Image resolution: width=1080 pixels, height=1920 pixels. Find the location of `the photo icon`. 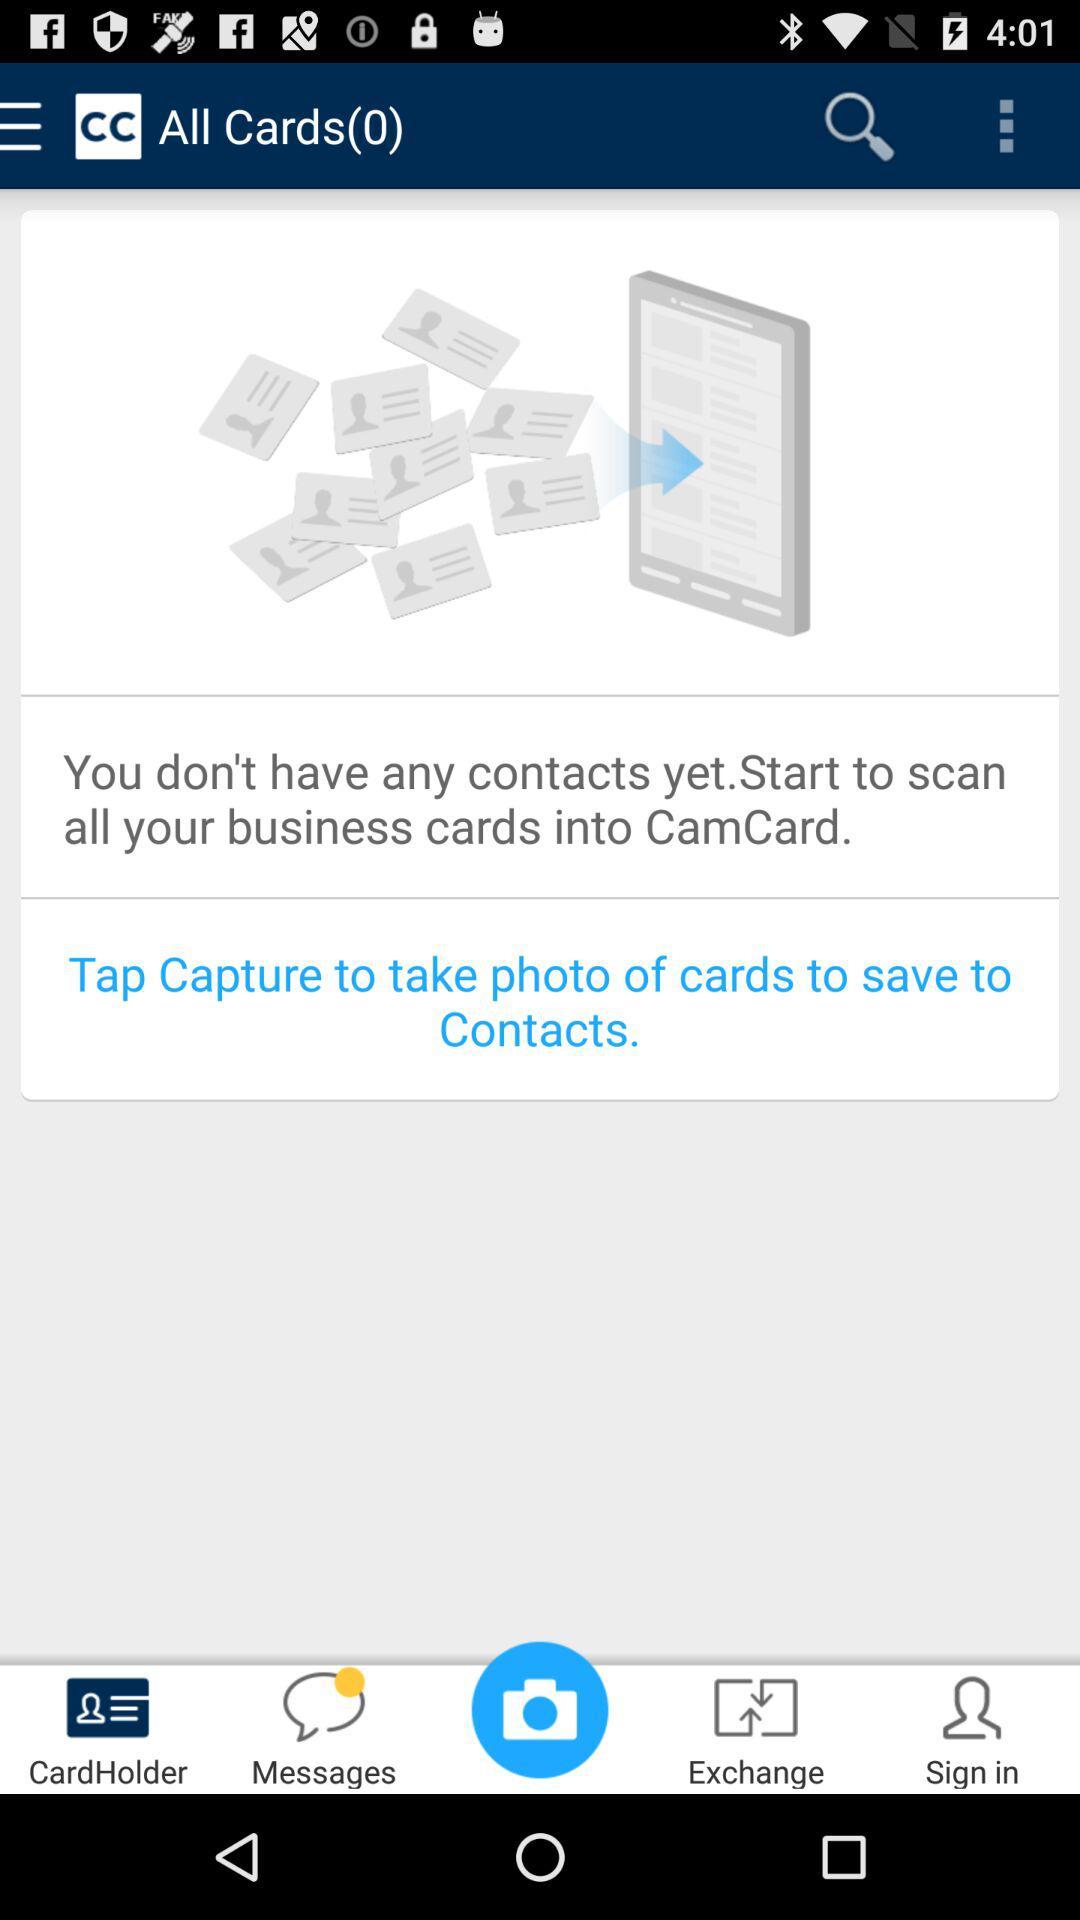

the photo icon is located at coordinates (540, 1830).